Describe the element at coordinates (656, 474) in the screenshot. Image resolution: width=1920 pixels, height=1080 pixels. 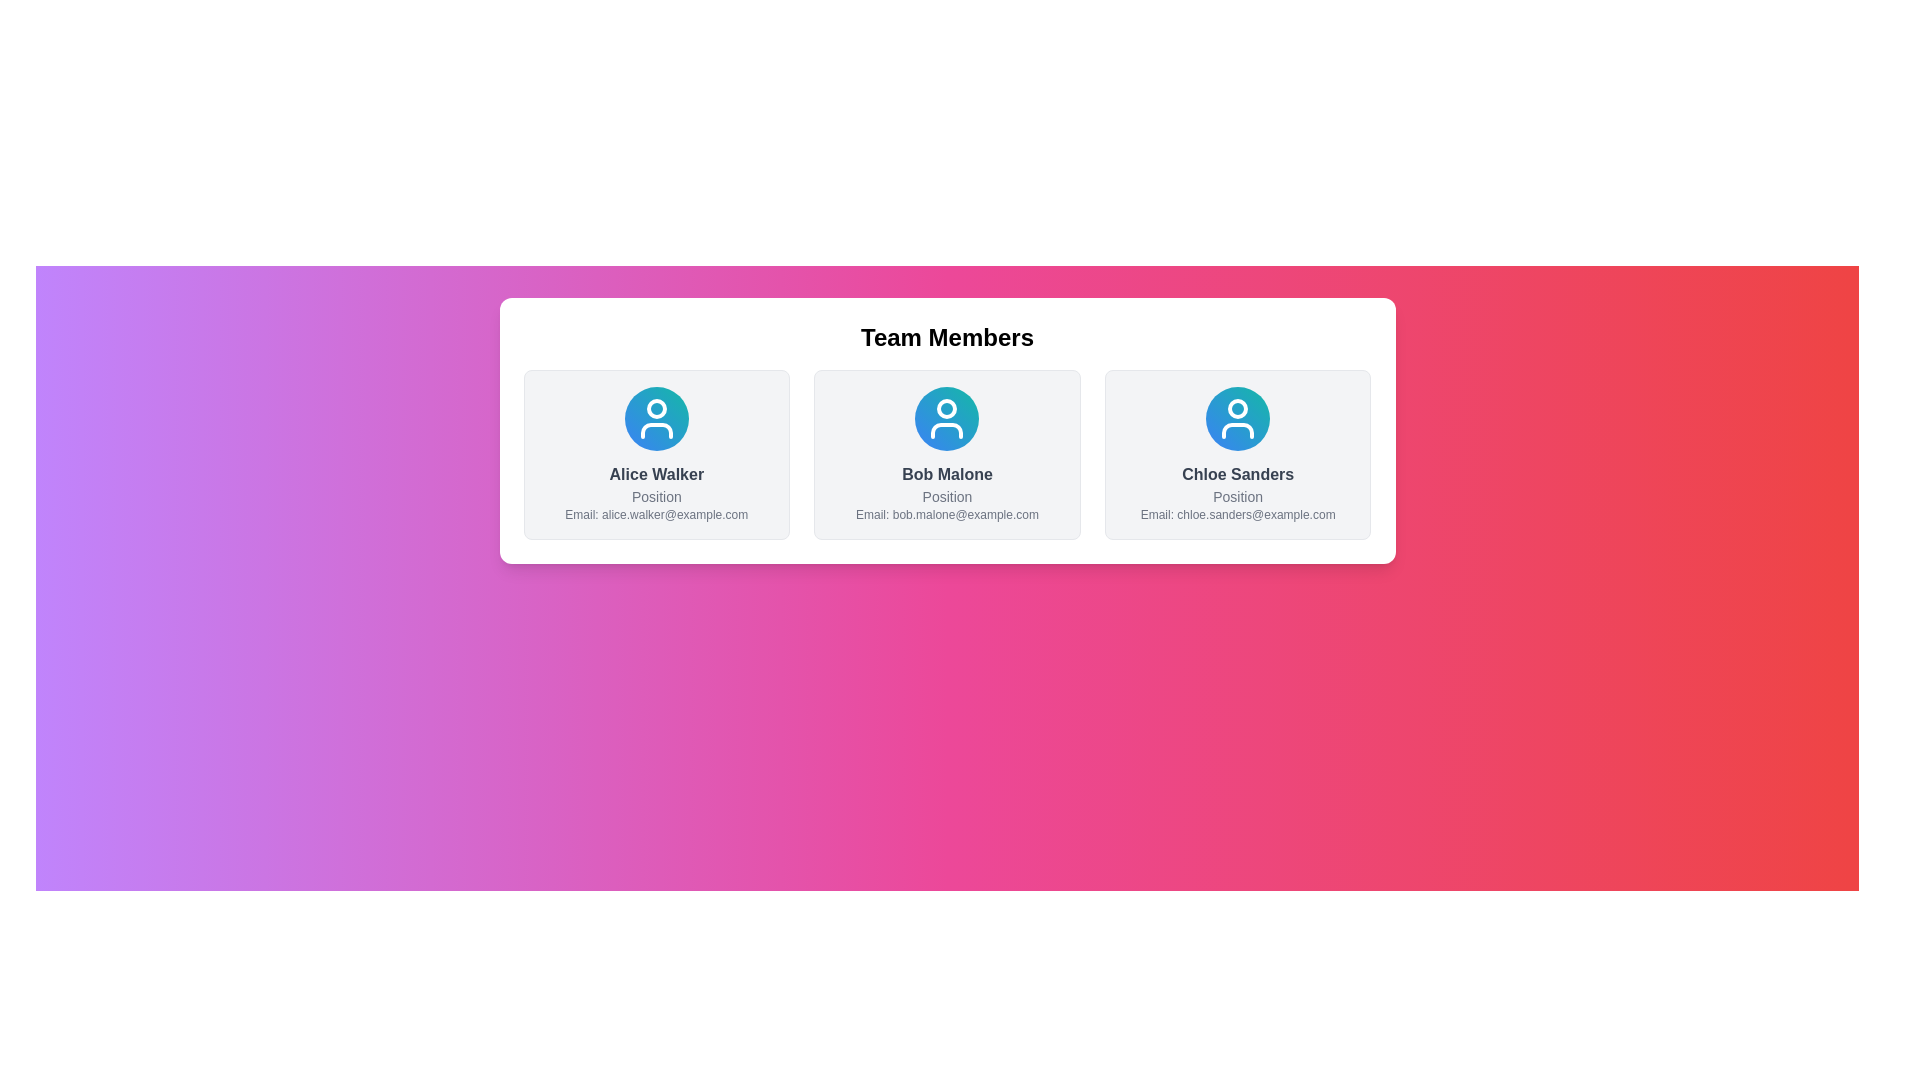
I see `text displaying the name 'Alice Walker' in the 'Team Members' section, which is the first text element below the profile icon` at that location.